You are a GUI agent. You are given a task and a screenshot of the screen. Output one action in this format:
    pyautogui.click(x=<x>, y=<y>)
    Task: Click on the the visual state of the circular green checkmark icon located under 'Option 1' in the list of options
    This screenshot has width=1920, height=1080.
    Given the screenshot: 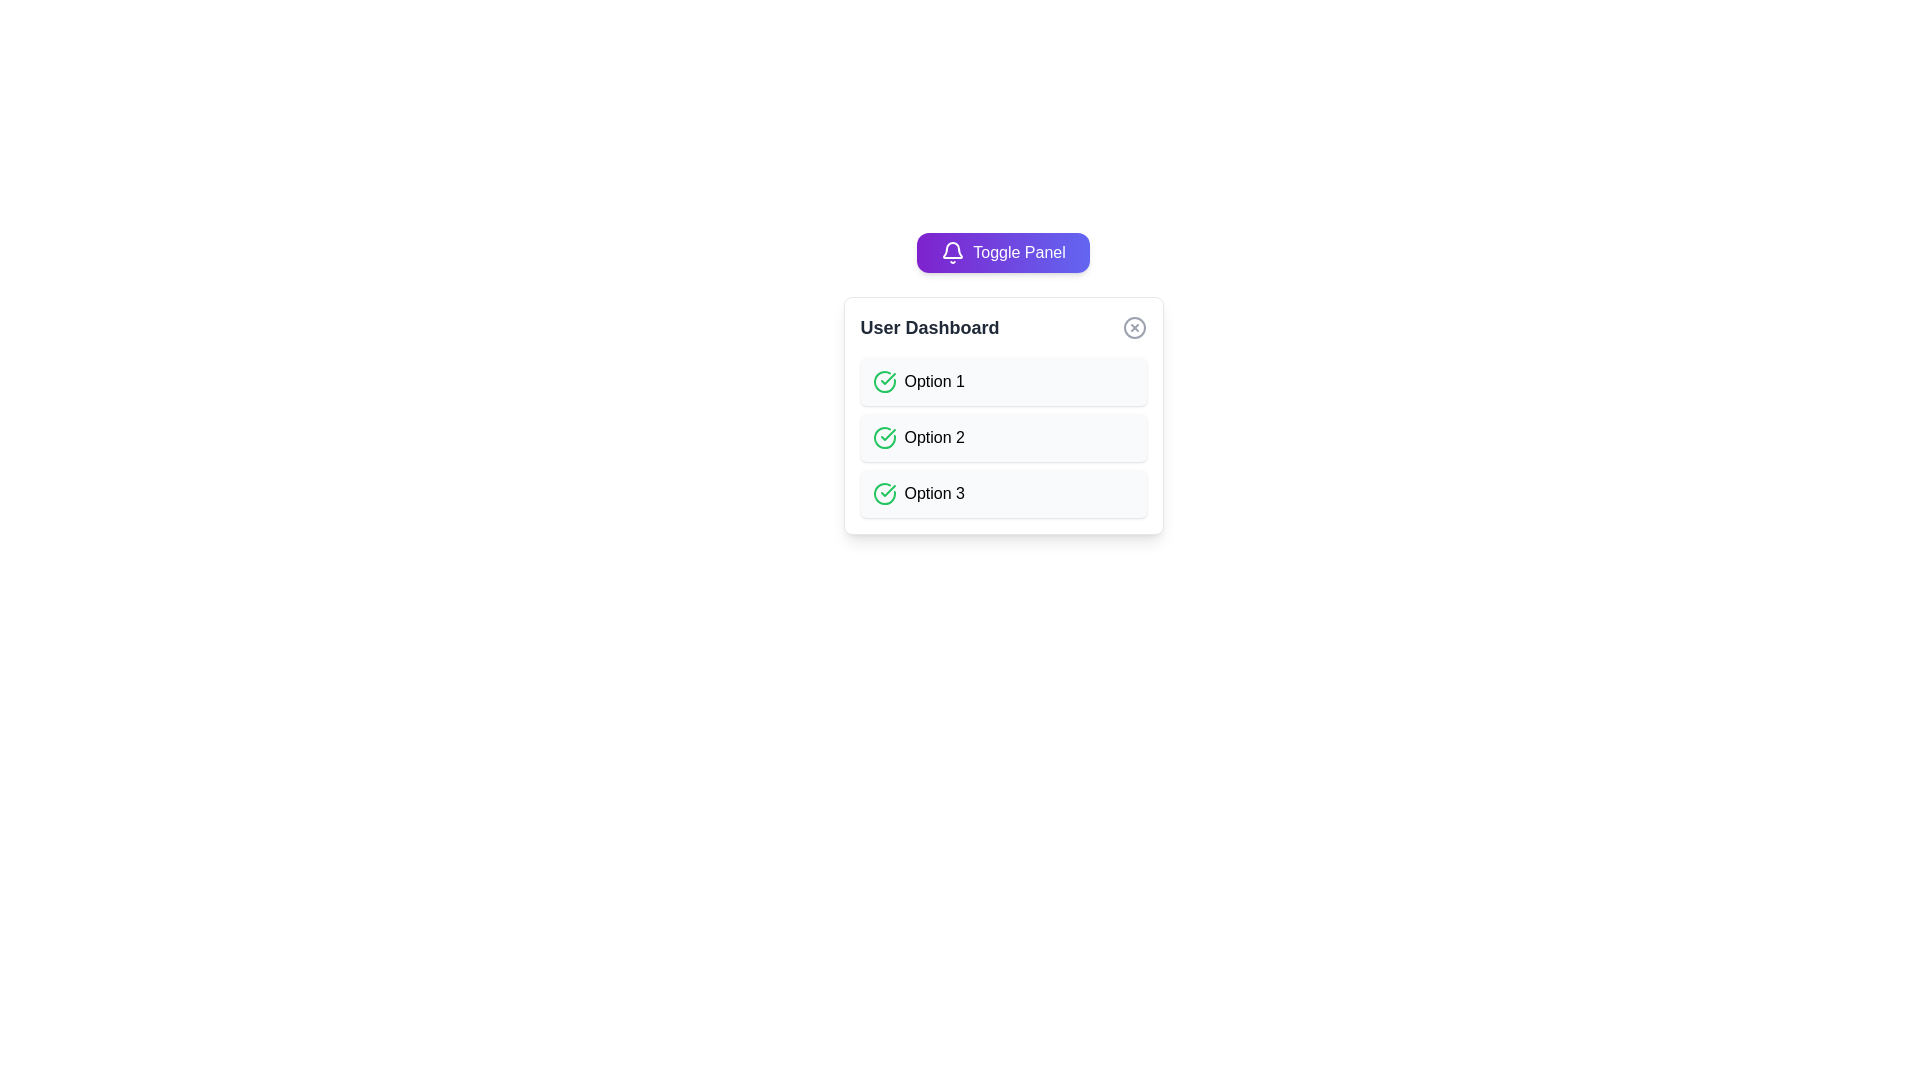 What is the action you would take?
    pyautogui.click(x=883, y=381)
    